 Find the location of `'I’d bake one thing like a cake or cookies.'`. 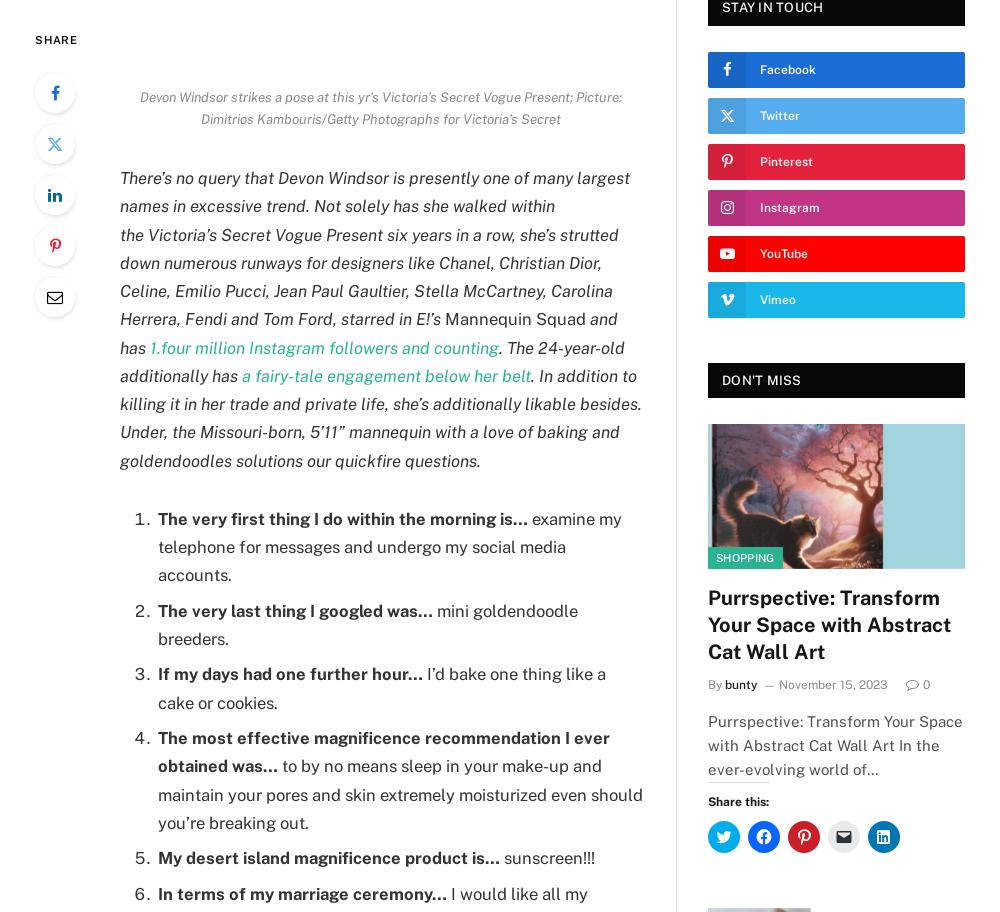

'I’d bake one thing like a cake or cookies.' is located at coordinates (382, 688).